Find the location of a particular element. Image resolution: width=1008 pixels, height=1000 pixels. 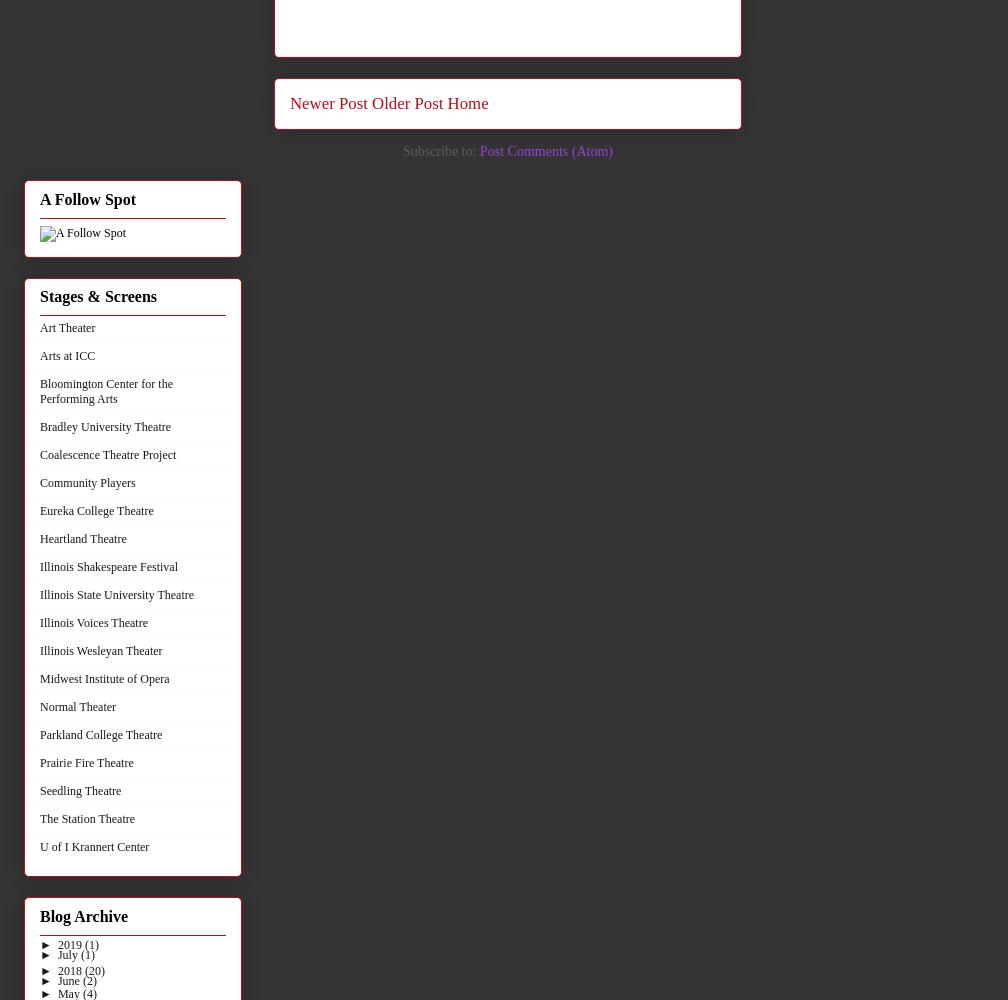

'Coalescence Theatre Project' is located at coordinates (107, 454).